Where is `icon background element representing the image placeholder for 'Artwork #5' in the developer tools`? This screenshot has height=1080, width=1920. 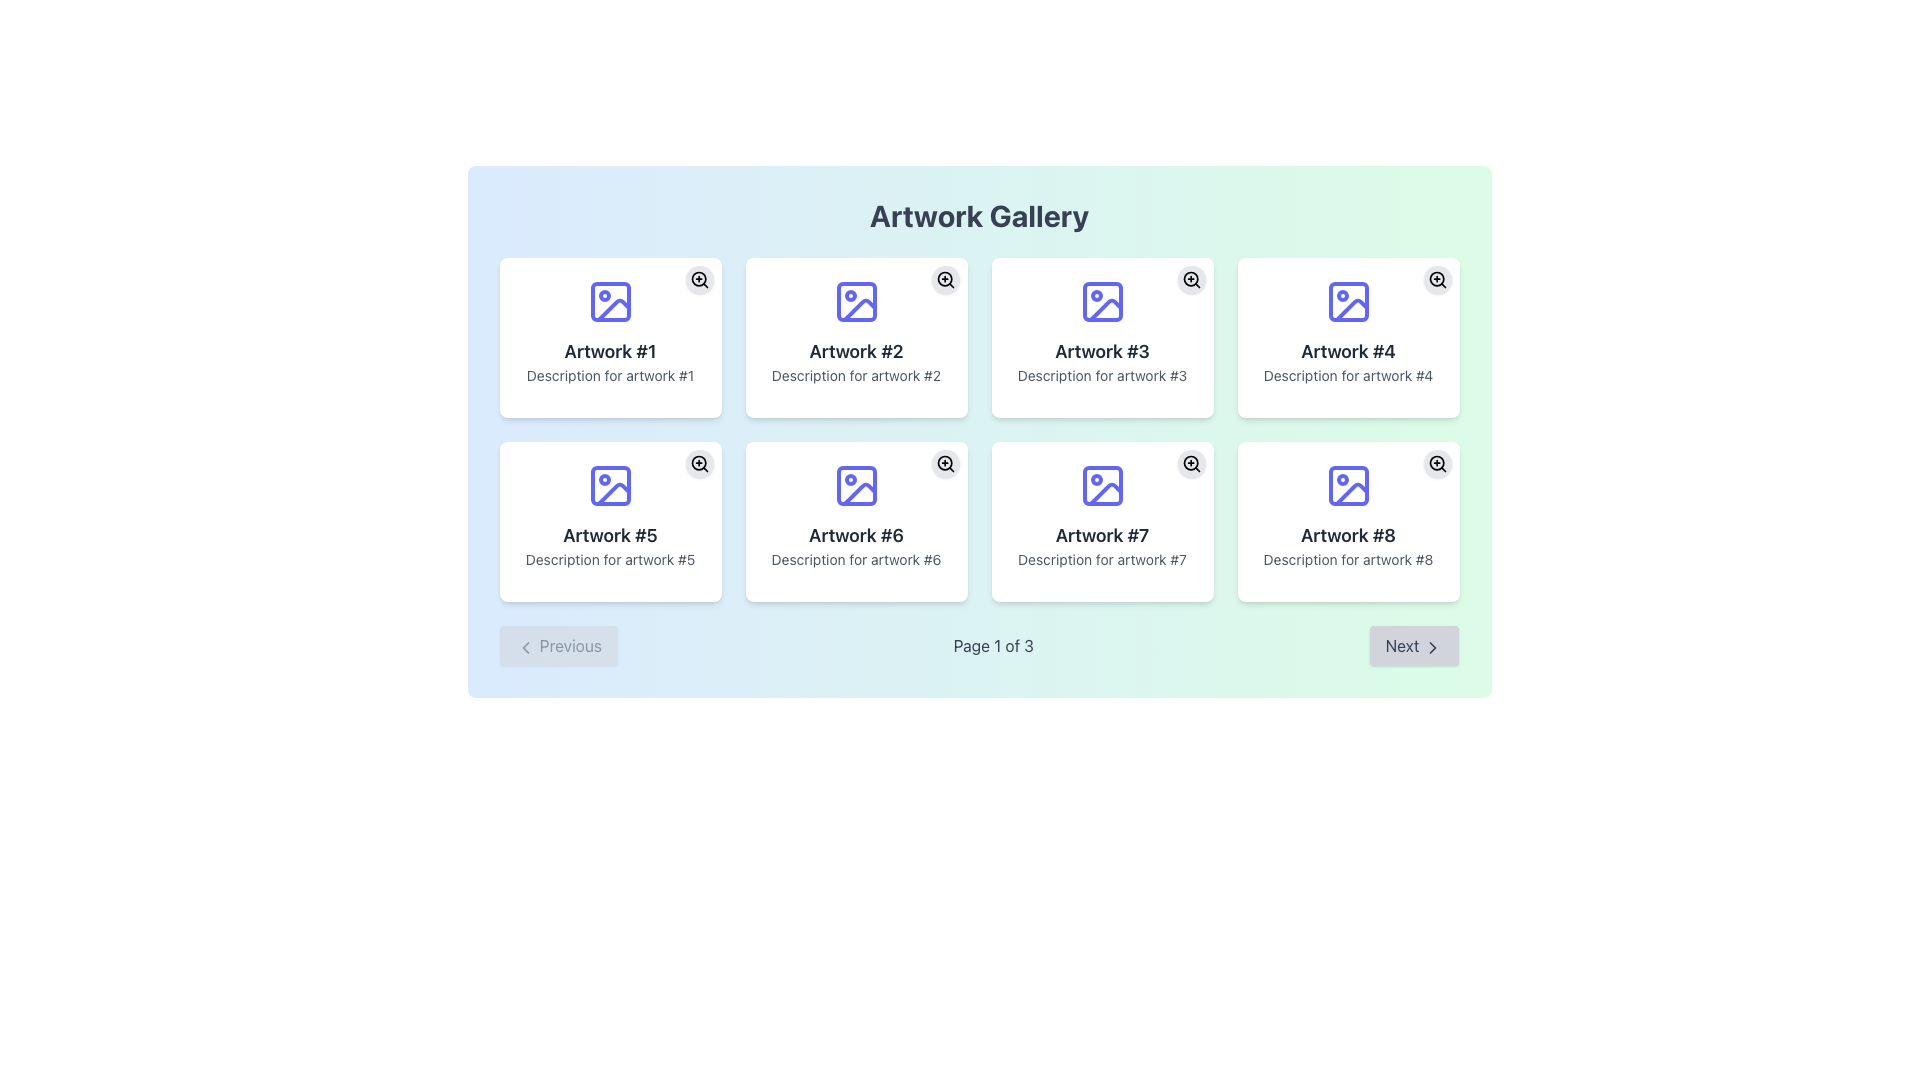 icon background element representing the image placeholder for 'Artwork #5' in the developer tools is located at coordinates (609, 486).